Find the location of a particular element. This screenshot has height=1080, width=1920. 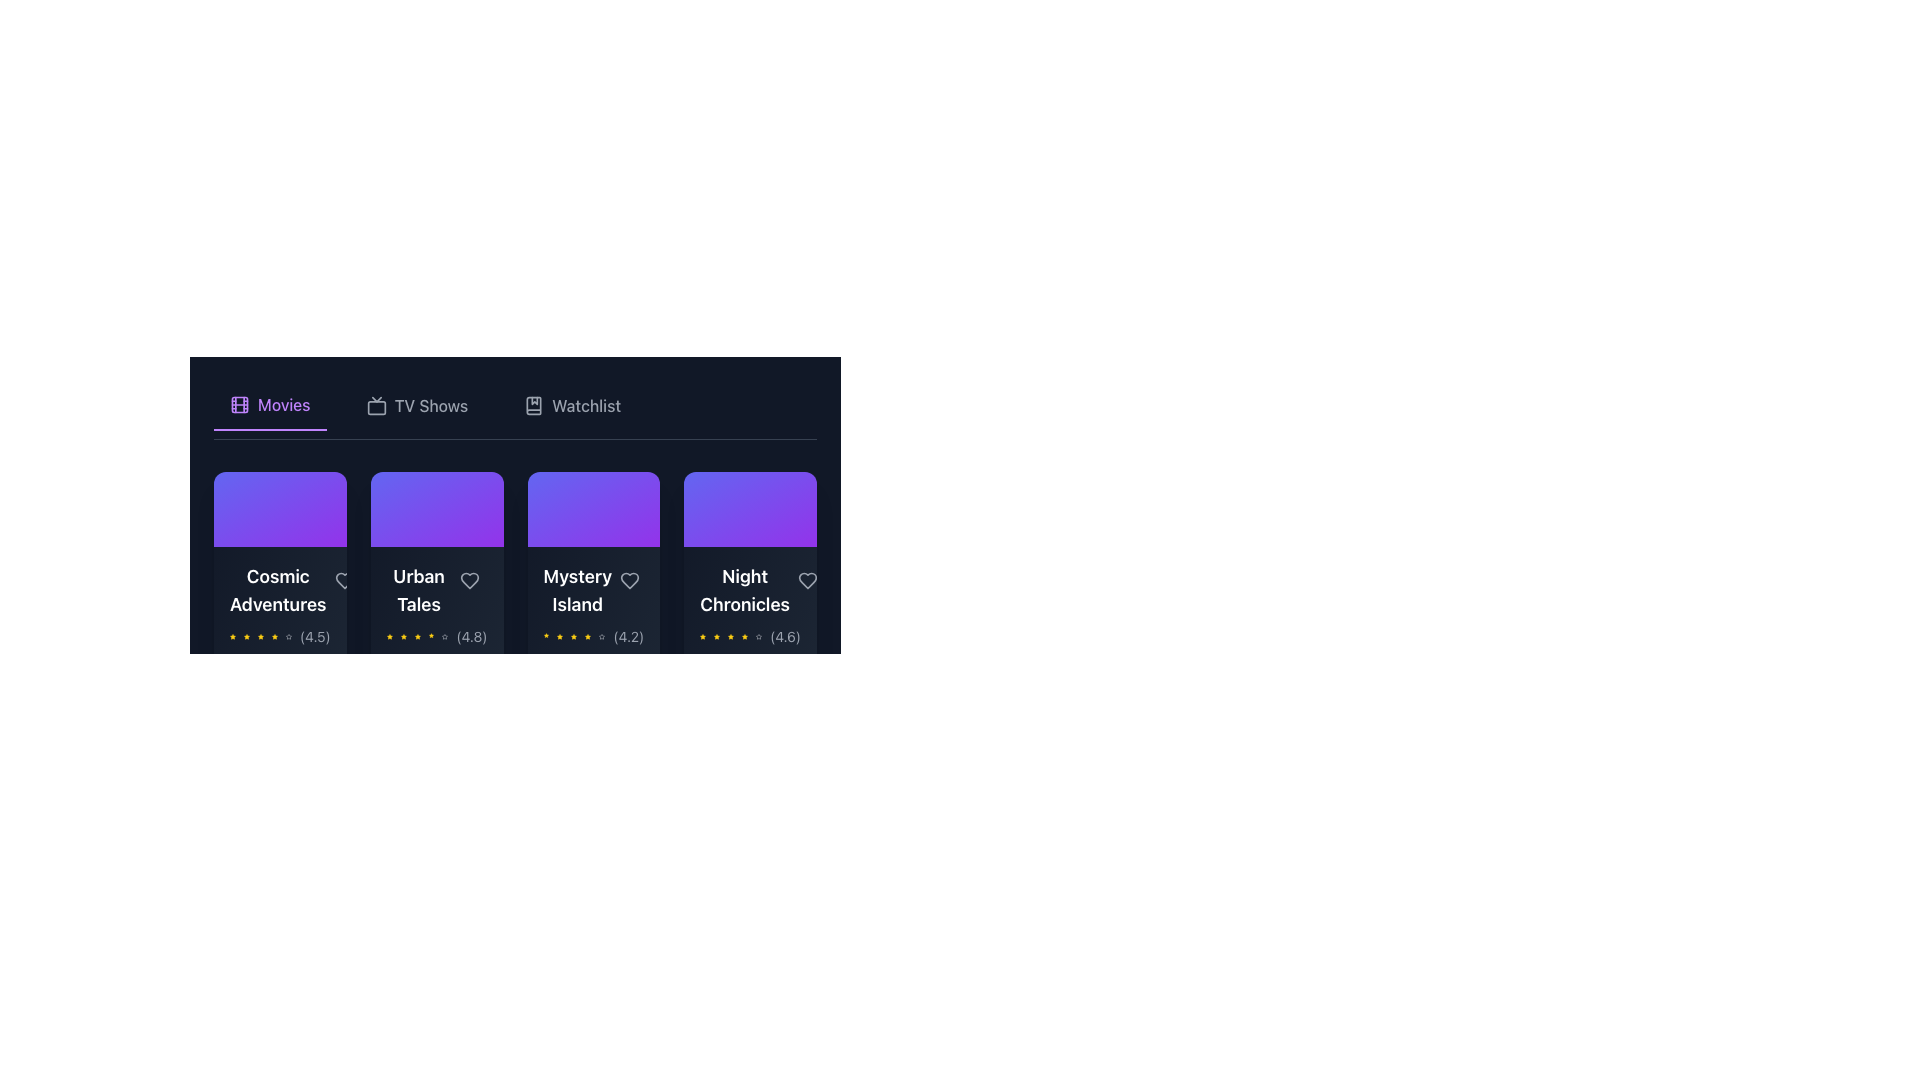

the heart icon button associated with 'Urban Tales' is located at coordinates (468, 580).